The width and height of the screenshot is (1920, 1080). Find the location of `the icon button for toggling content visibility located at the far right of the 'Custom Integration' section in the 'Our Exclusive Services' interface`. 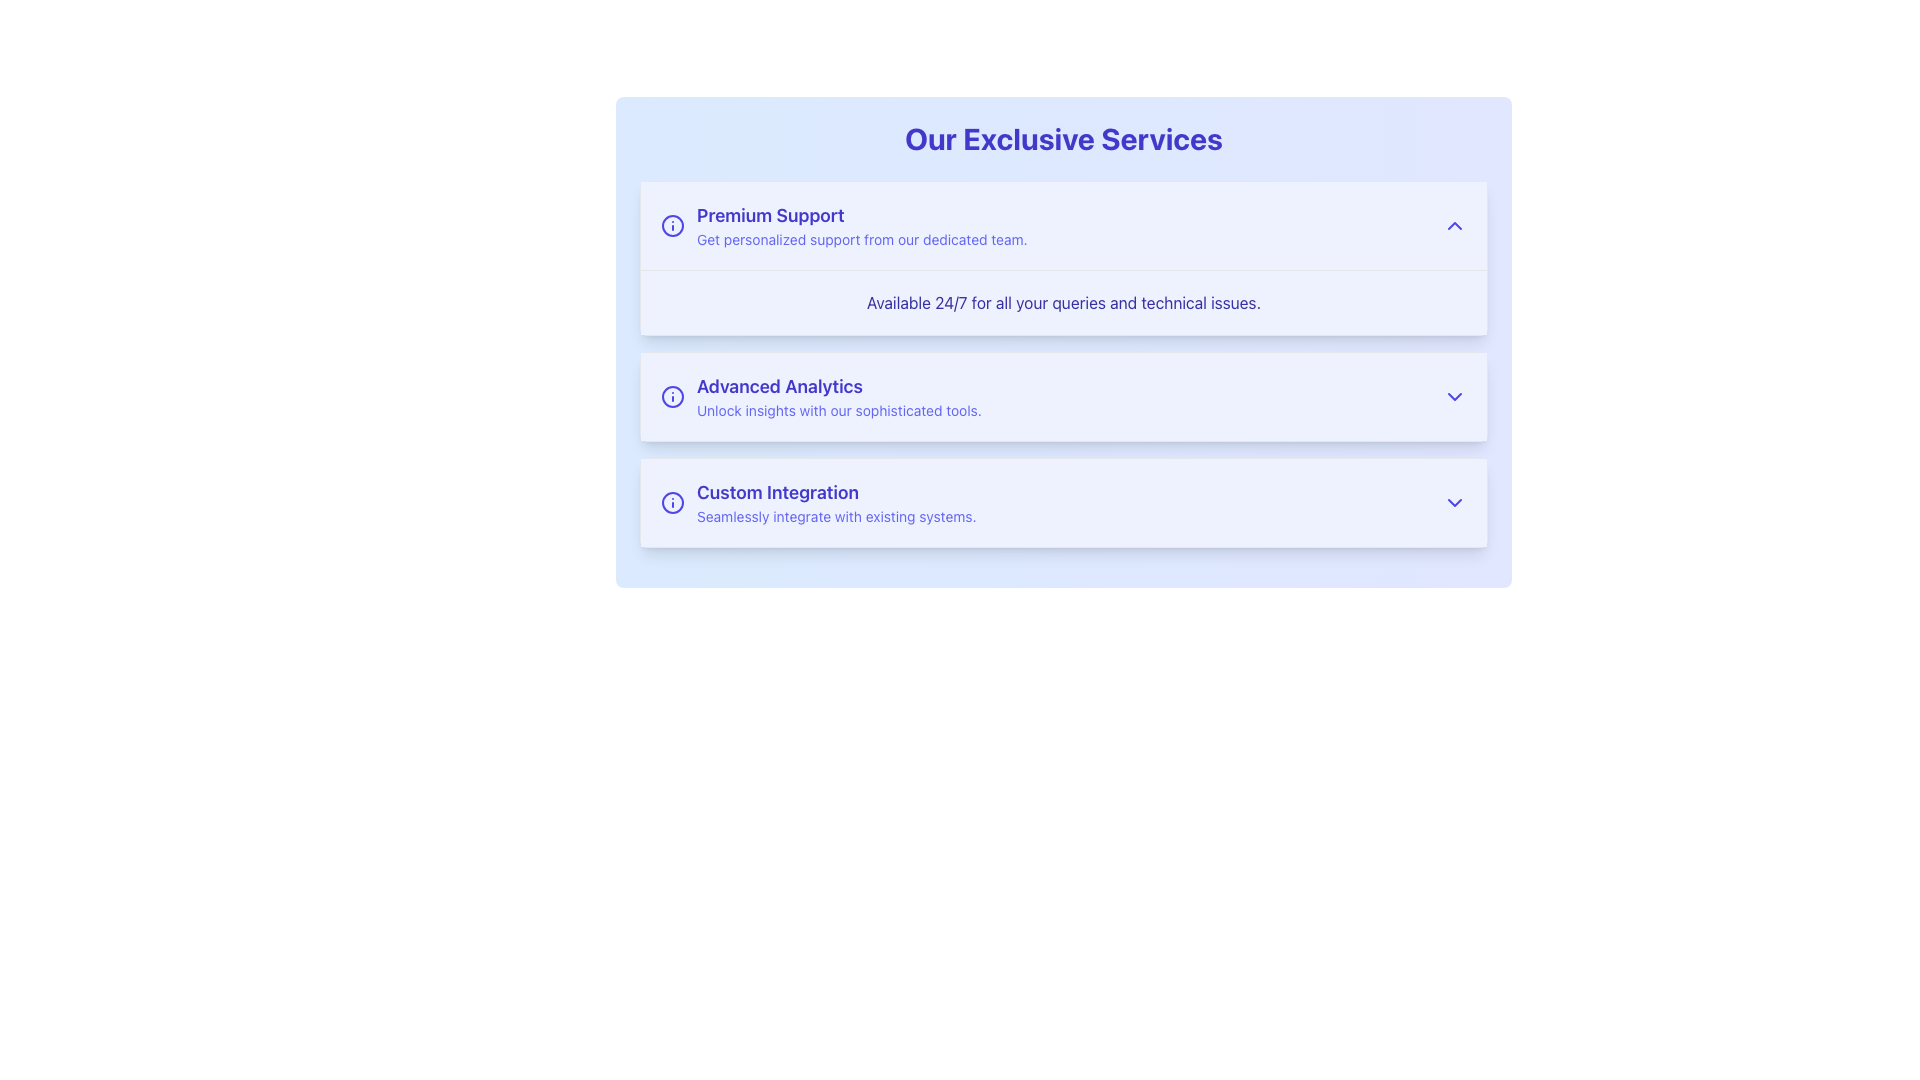

the icon button for toggling content visibility located at the far right of the 'Custom Integration' section in the 'Our Exclusive Services' interface is located at coordinates (1454, 501).